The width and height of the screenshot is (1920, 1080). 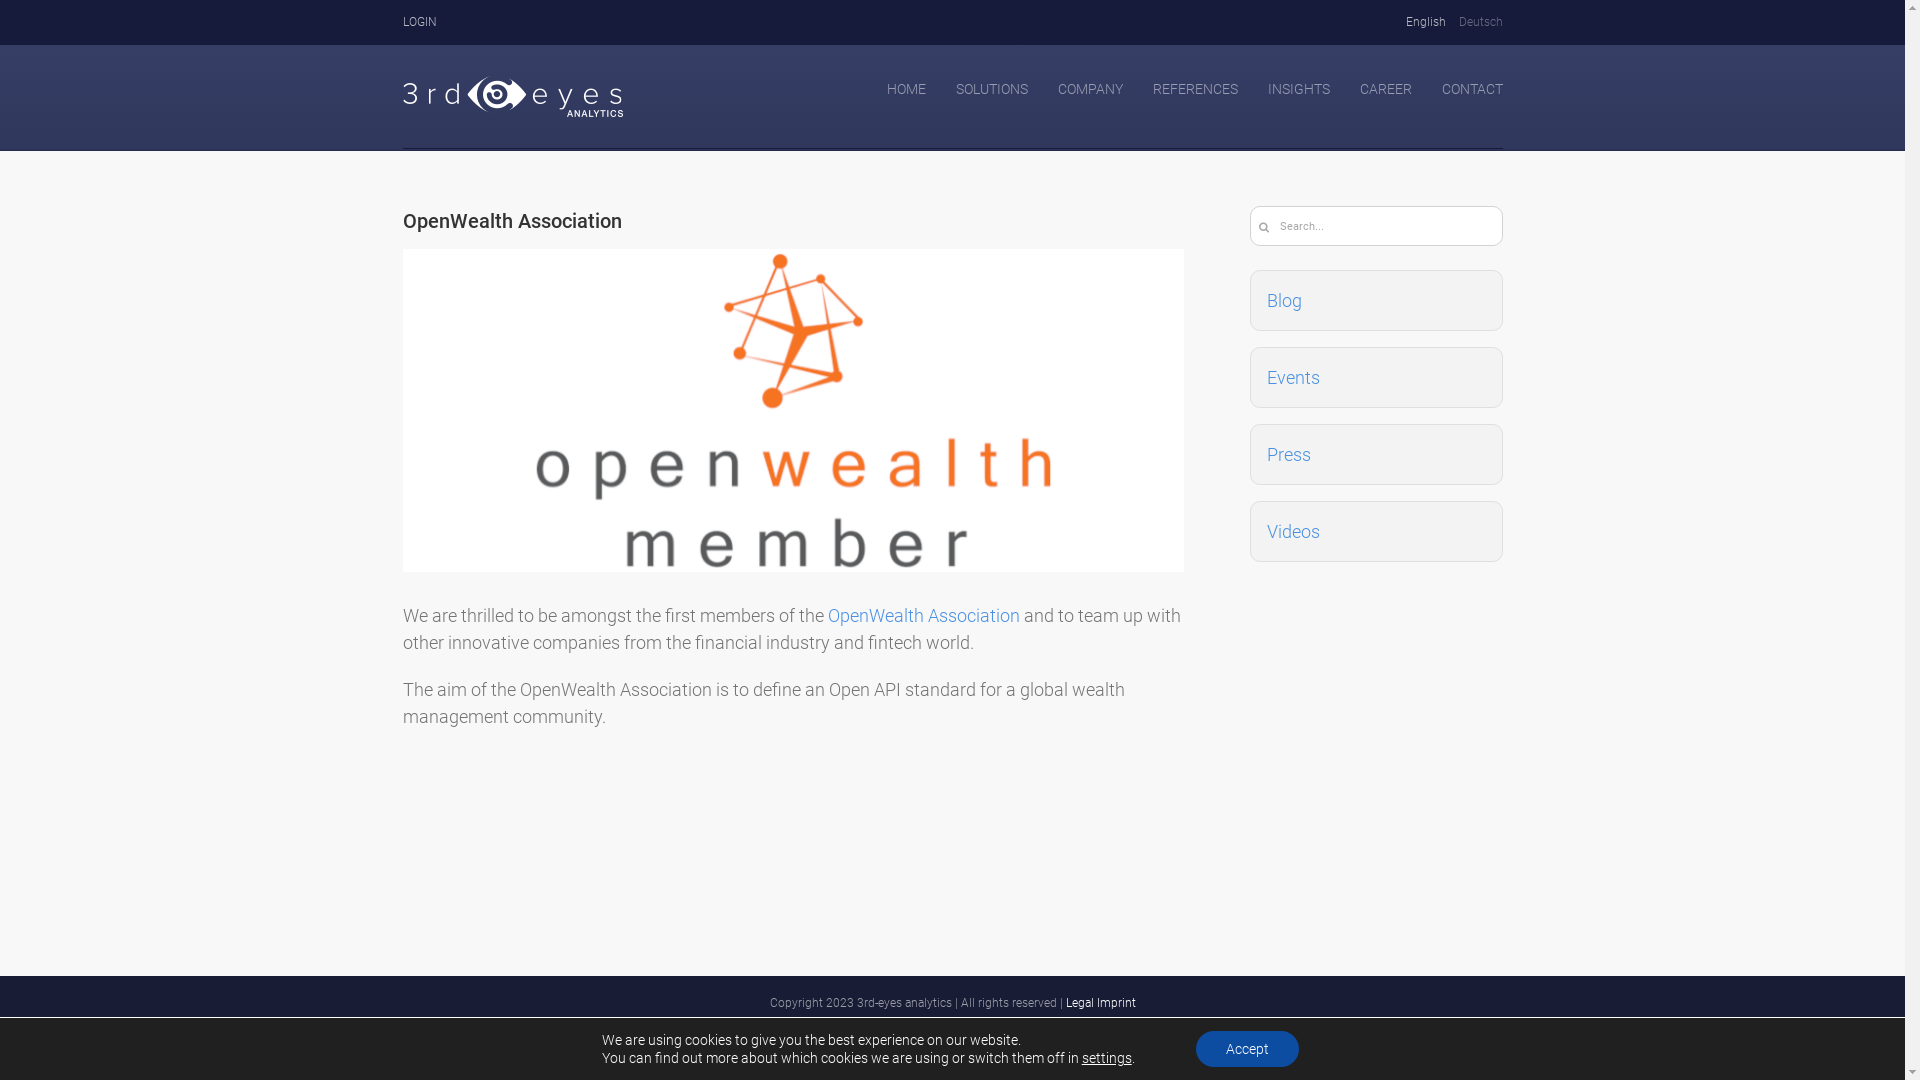 I want to click on 'OpenWealth Association', so click(x=923, y=614).